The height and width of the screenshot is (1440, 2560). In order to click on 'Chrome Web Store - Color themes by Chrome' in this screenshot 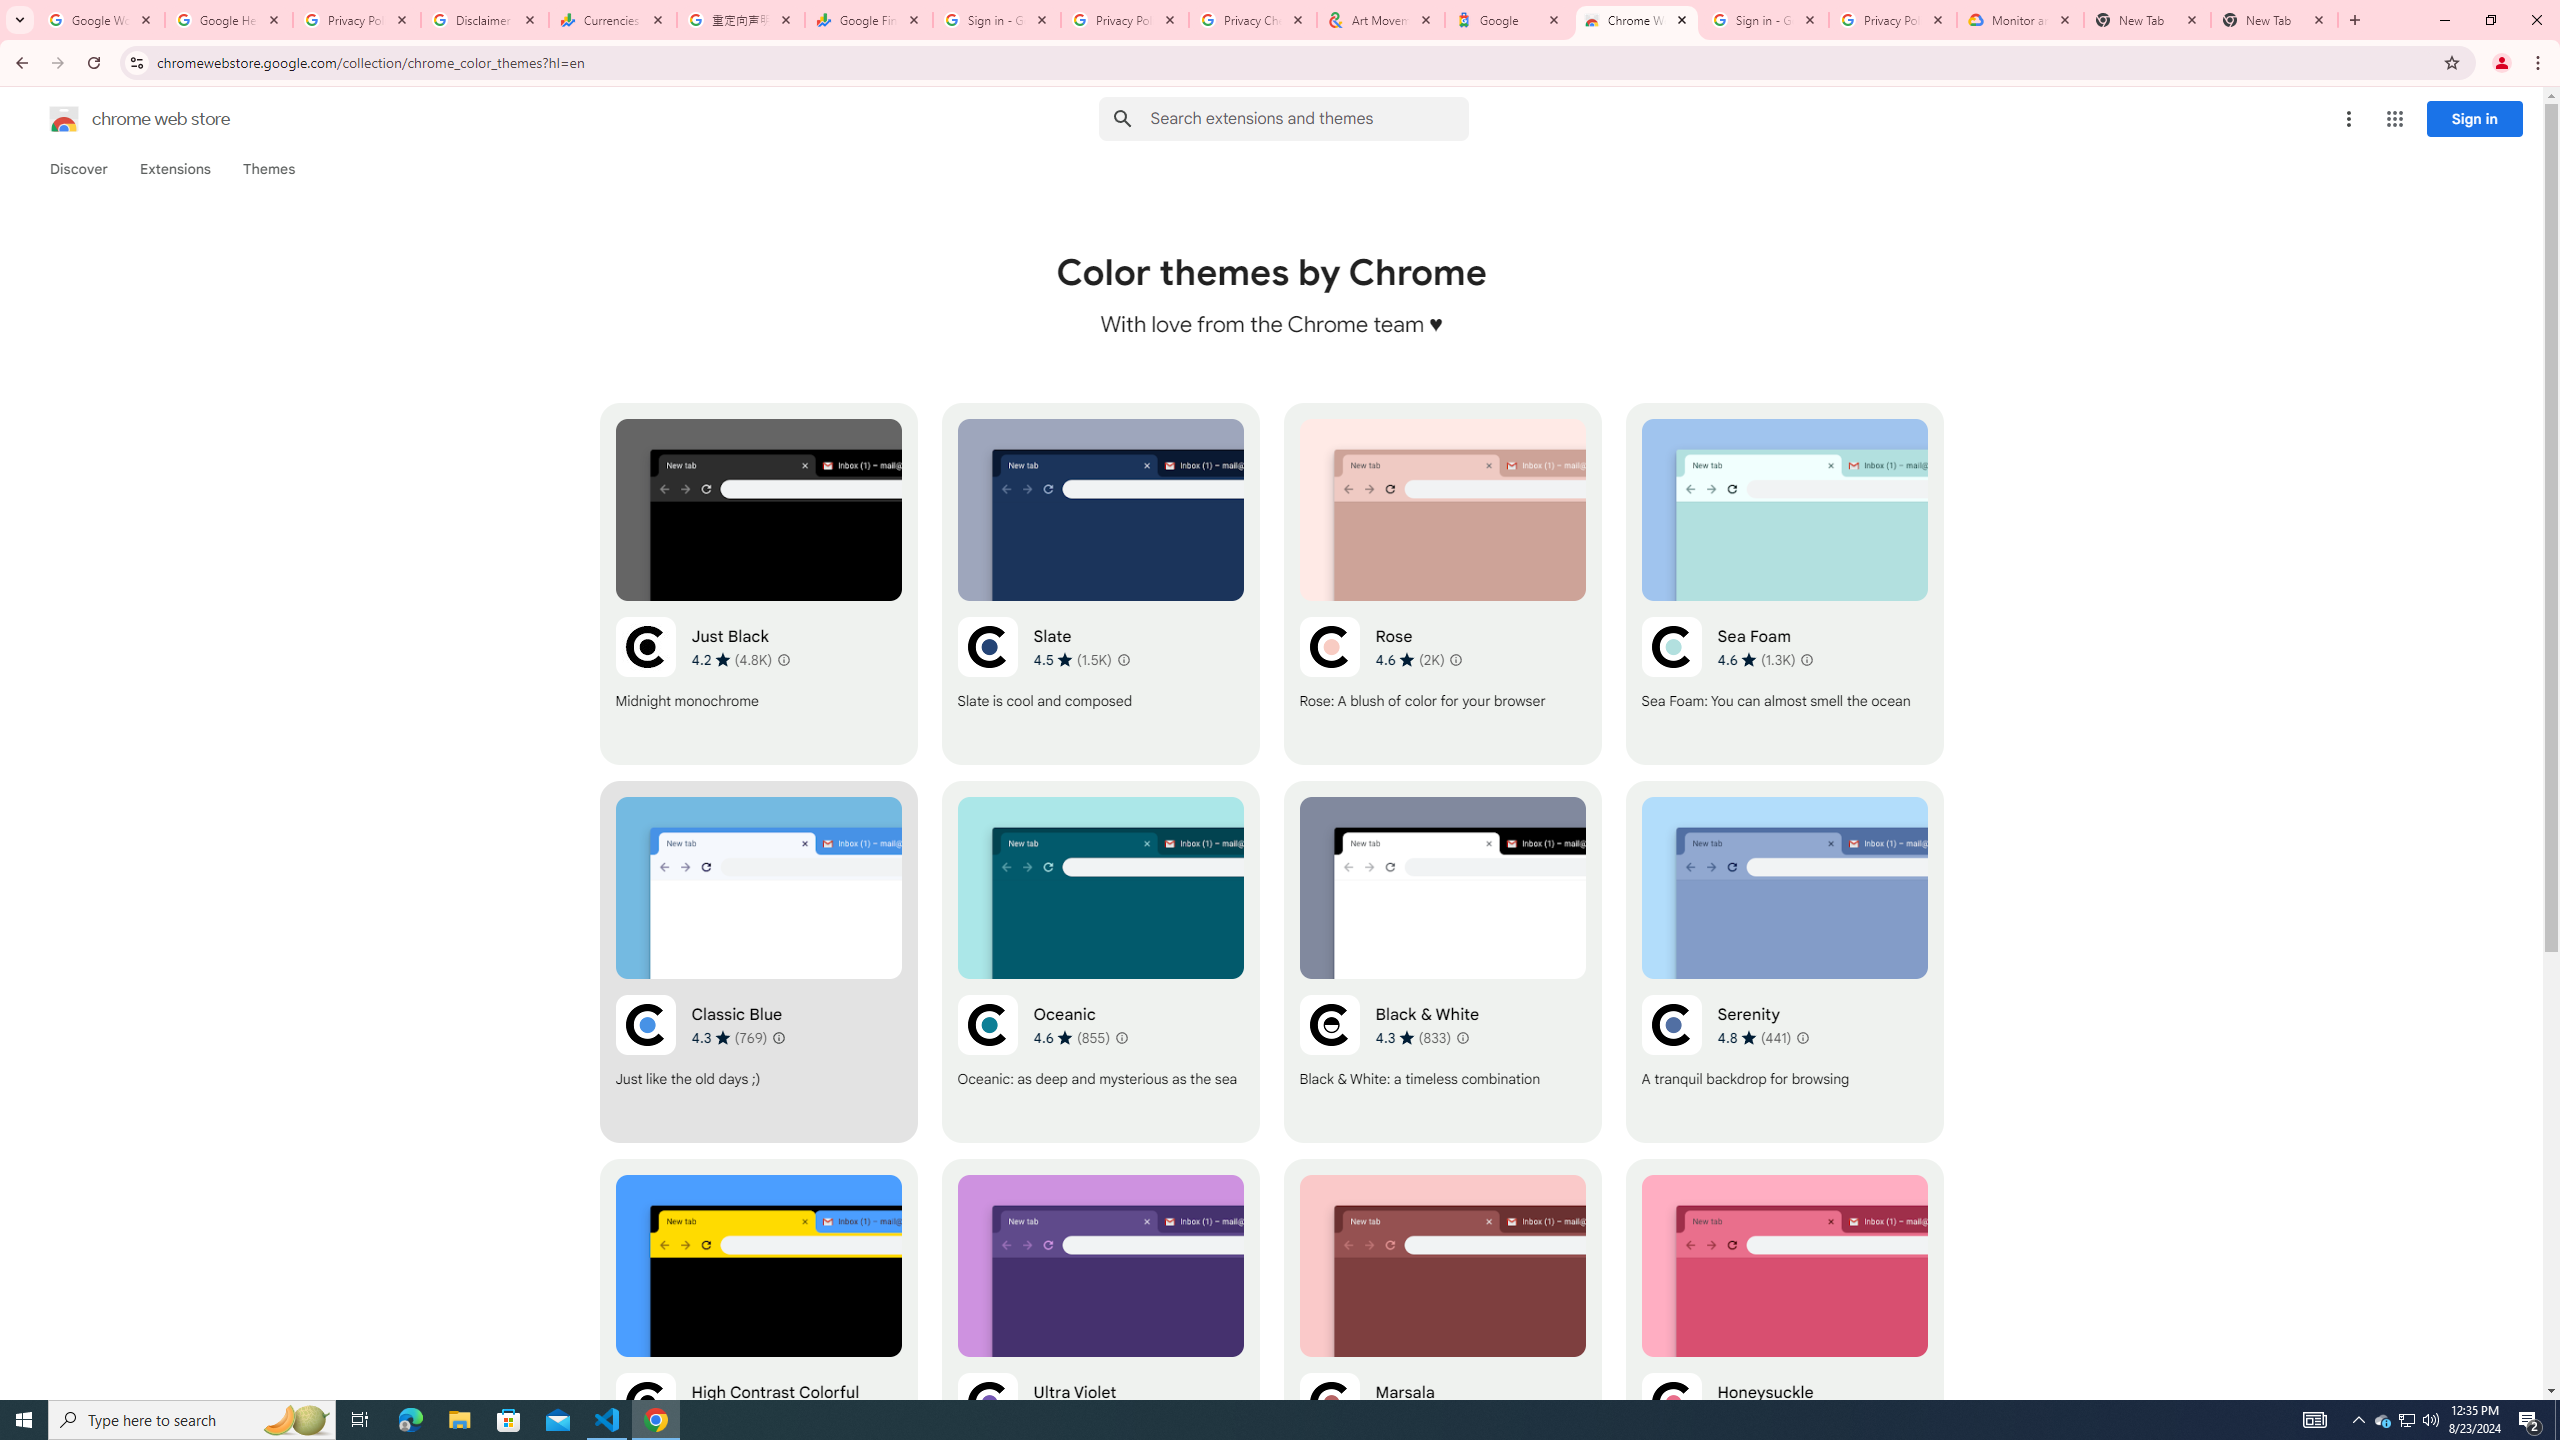, I will do `click(1636, 19)`.